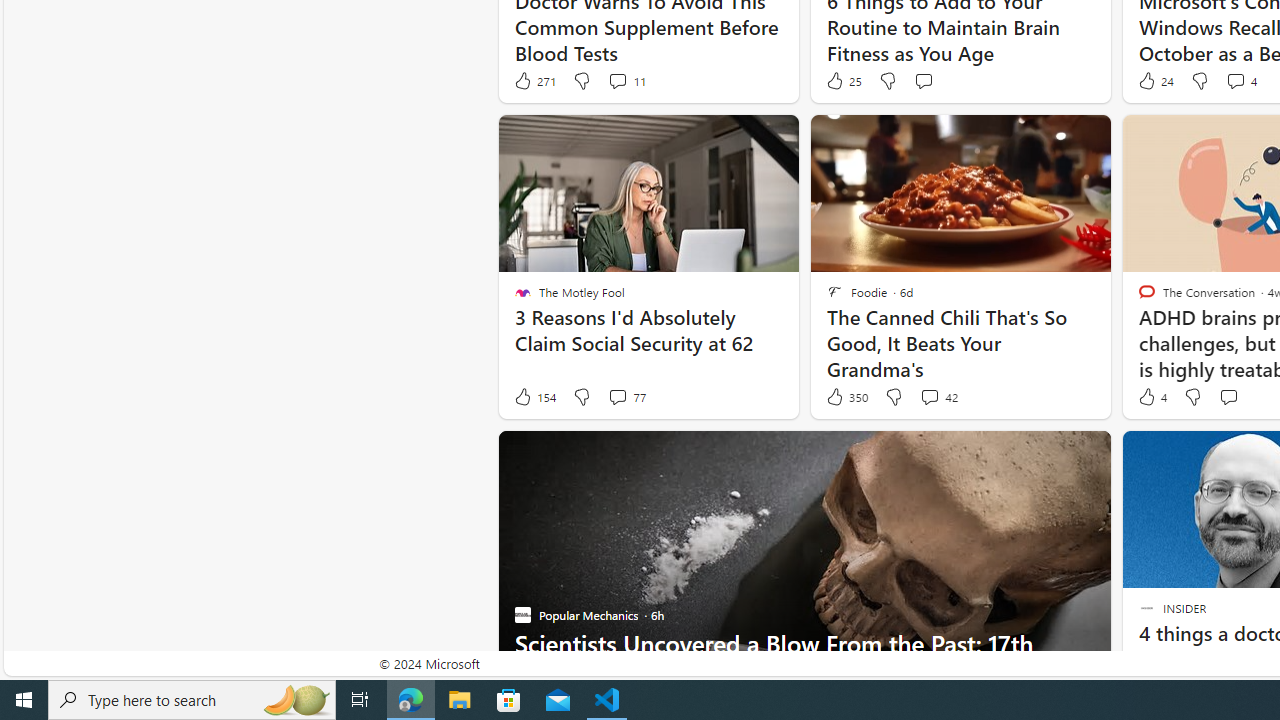 The height and width of the screenshot is (720, 1280). What do you see at coordinates (625, 80) in the screenshot?
I see `'View comments 11 Comment'` at bounding box center [625, 80].